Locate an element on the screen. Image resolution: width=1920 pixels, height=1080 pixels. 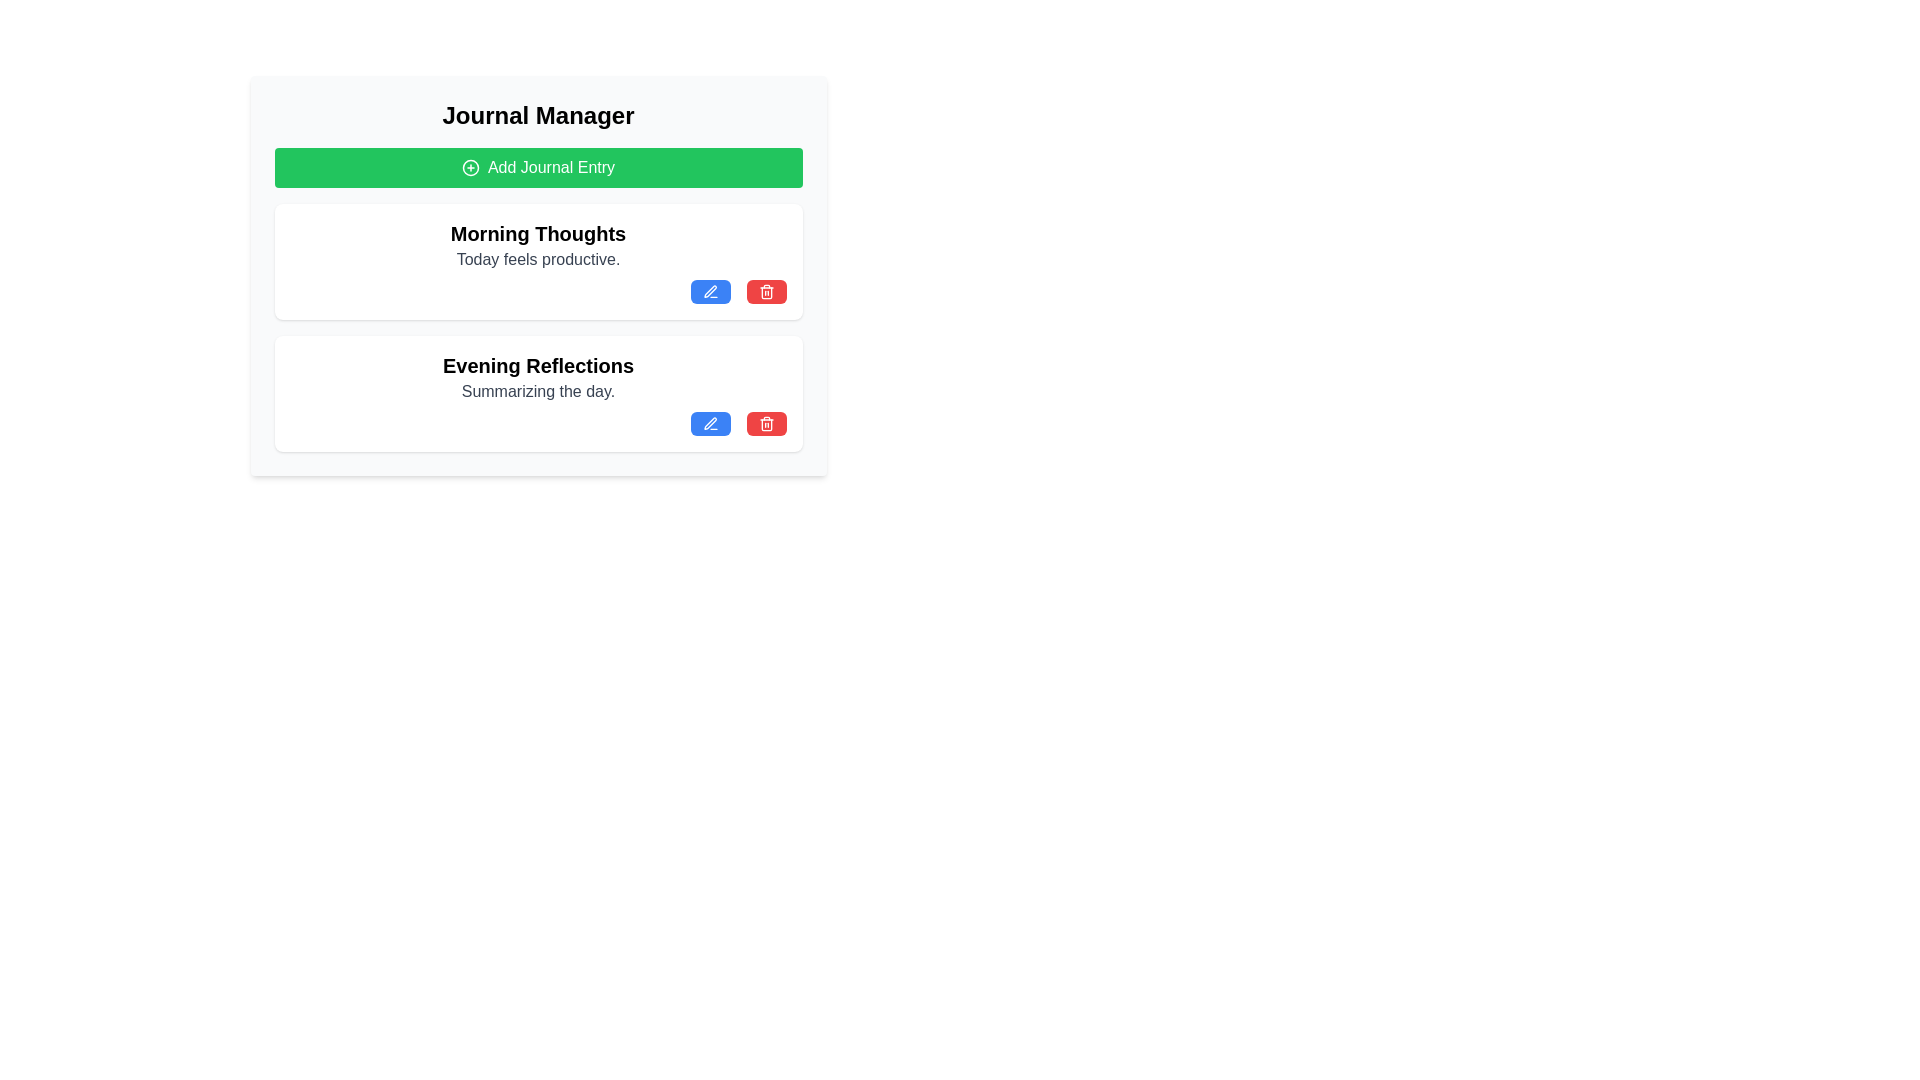
the Text Content Block that displays the title and description of a journal entry, located in the center of the interface within the 'Journal Manager' section is located at coordinates (538, 245).